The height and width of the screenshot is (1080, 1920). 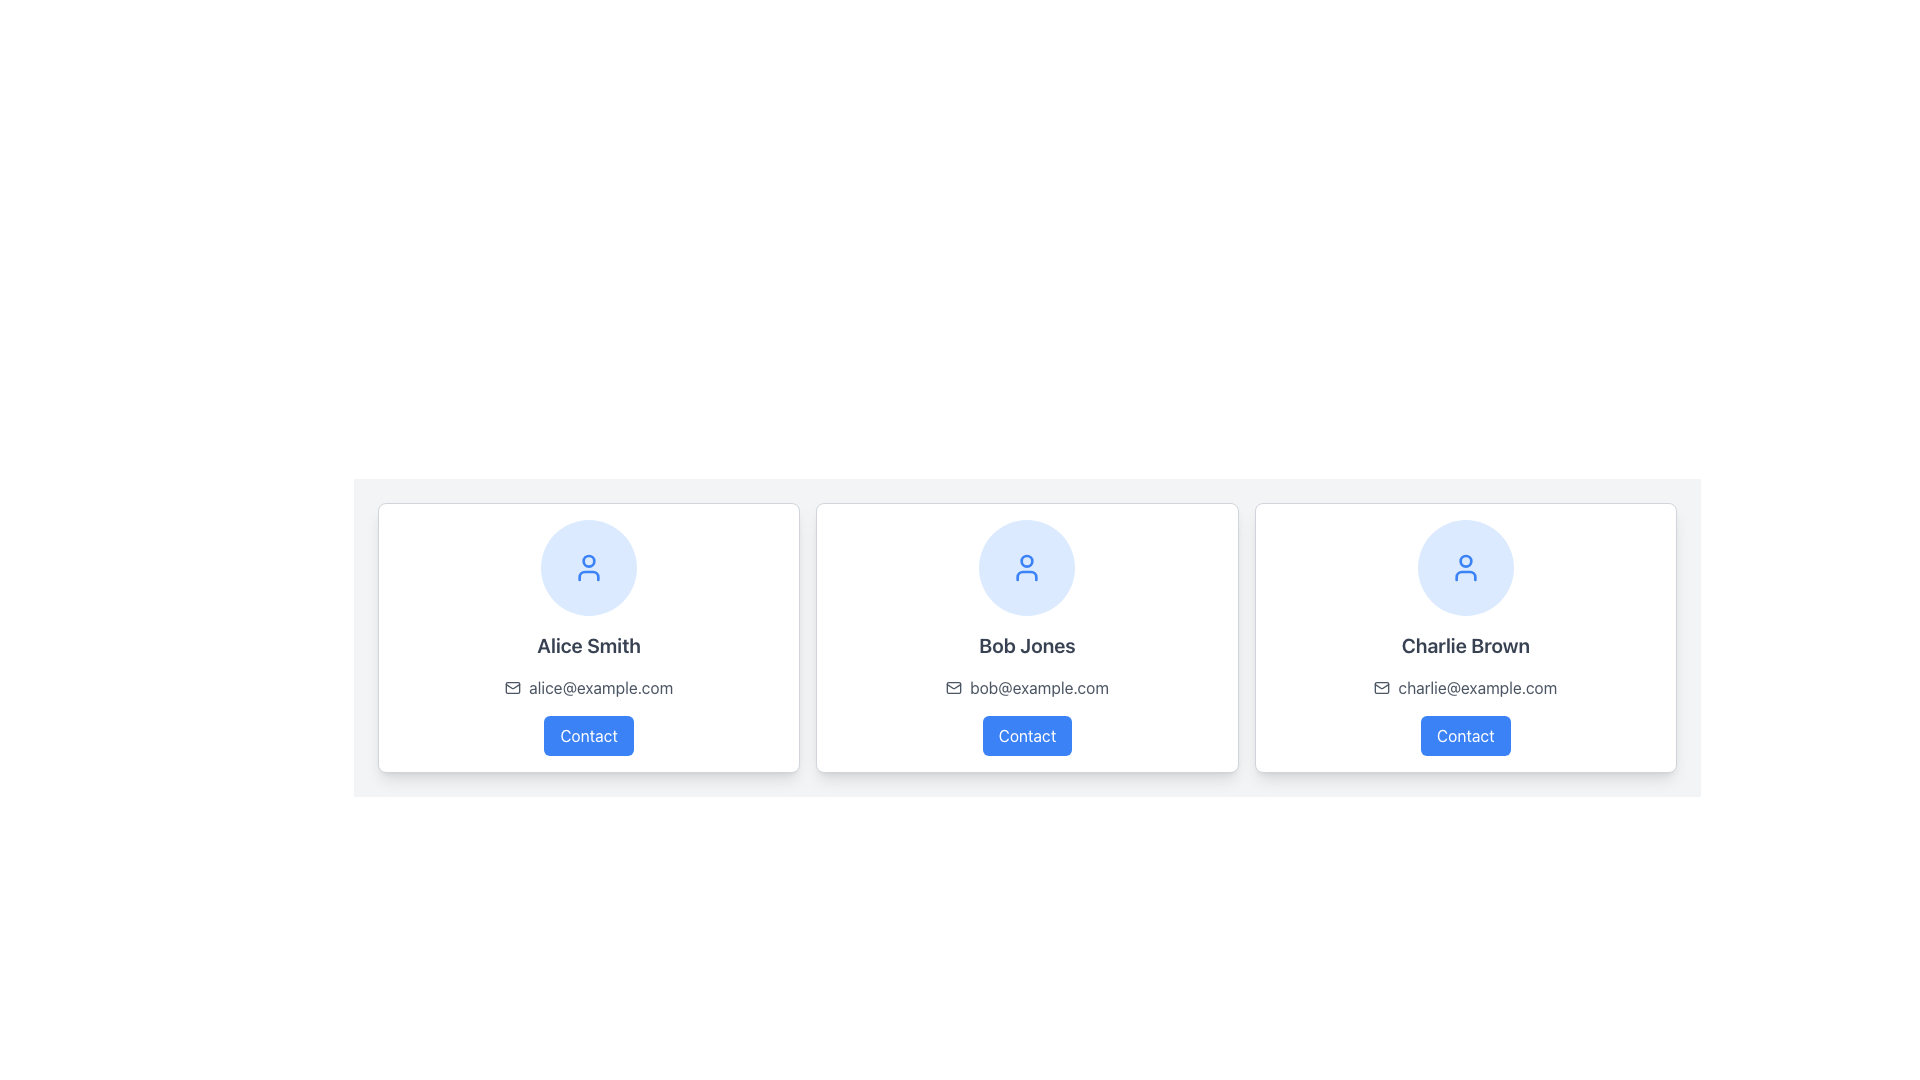 What do you see at coordinates (588, 645) in the screenshot?
I see `the text label displaying 'Alice Smith', which is styled in a larger bold gray font and positioned below a circular icon and above an email address` at bounding box center [588, 645].